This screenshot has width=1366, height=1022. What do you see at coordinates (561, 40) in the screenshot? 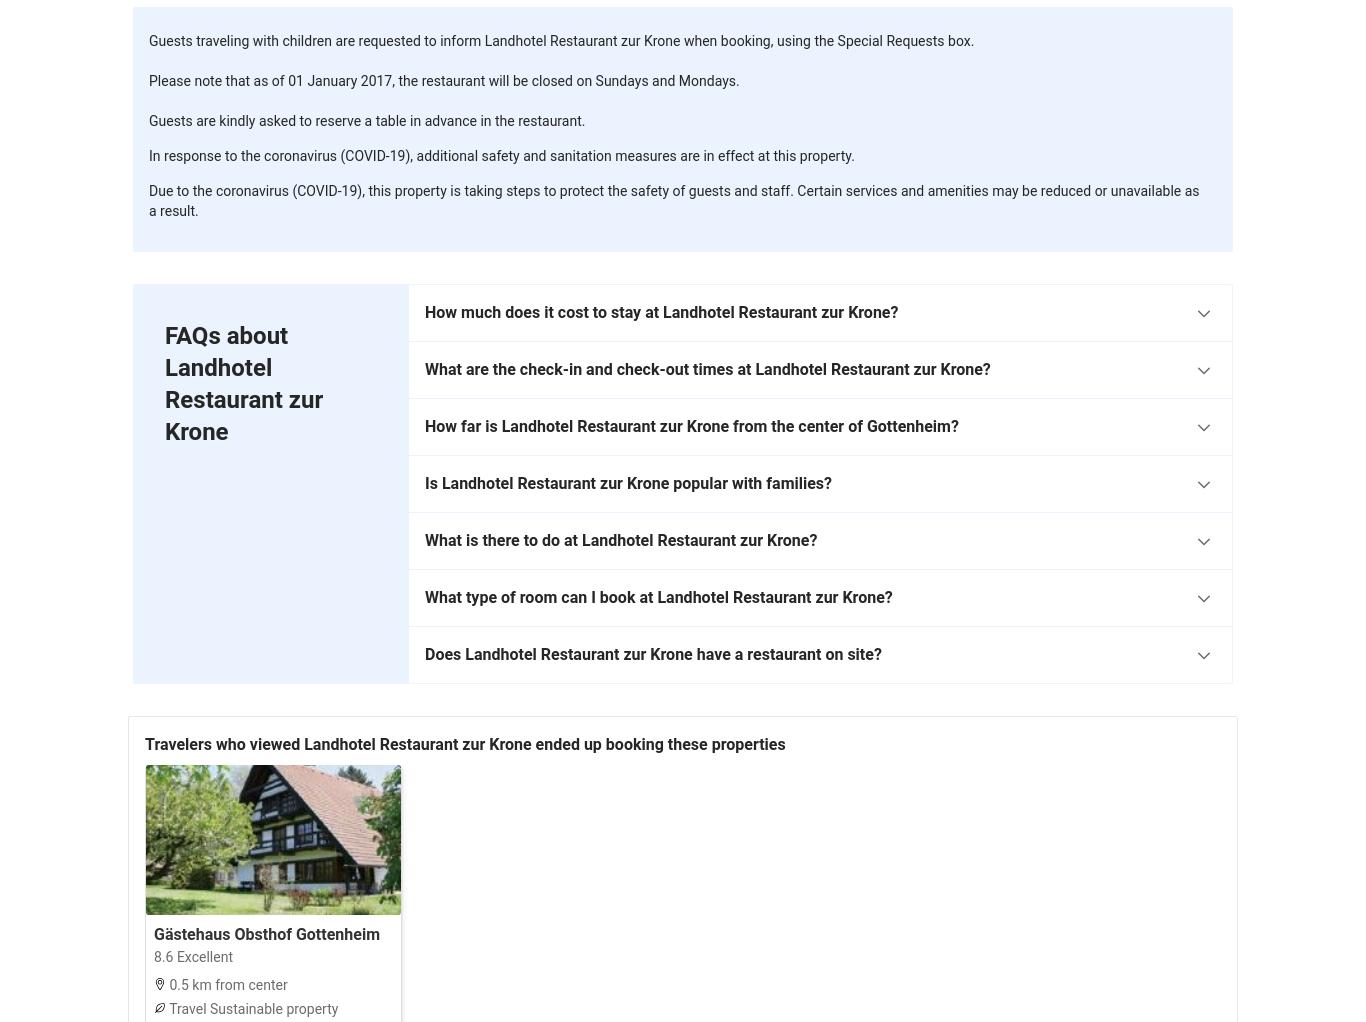
I see `'Guests traveling with children are requested to inform Landhotel Restaurant zur Krone when booking, using the Special Requests box.'` at bounding box center [561, 40].